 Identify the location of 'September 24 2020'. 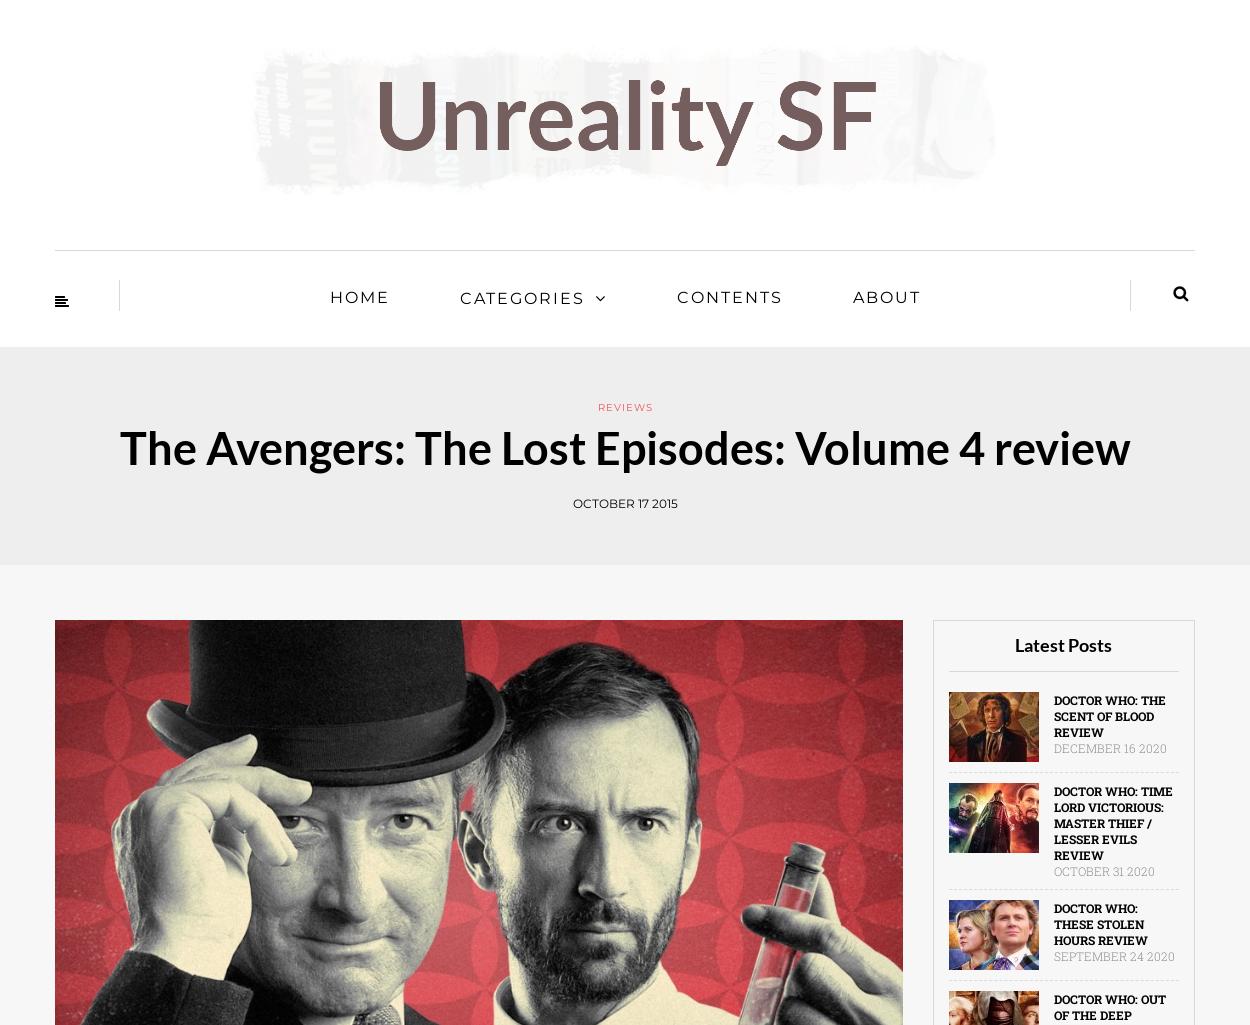
(1112, 956).